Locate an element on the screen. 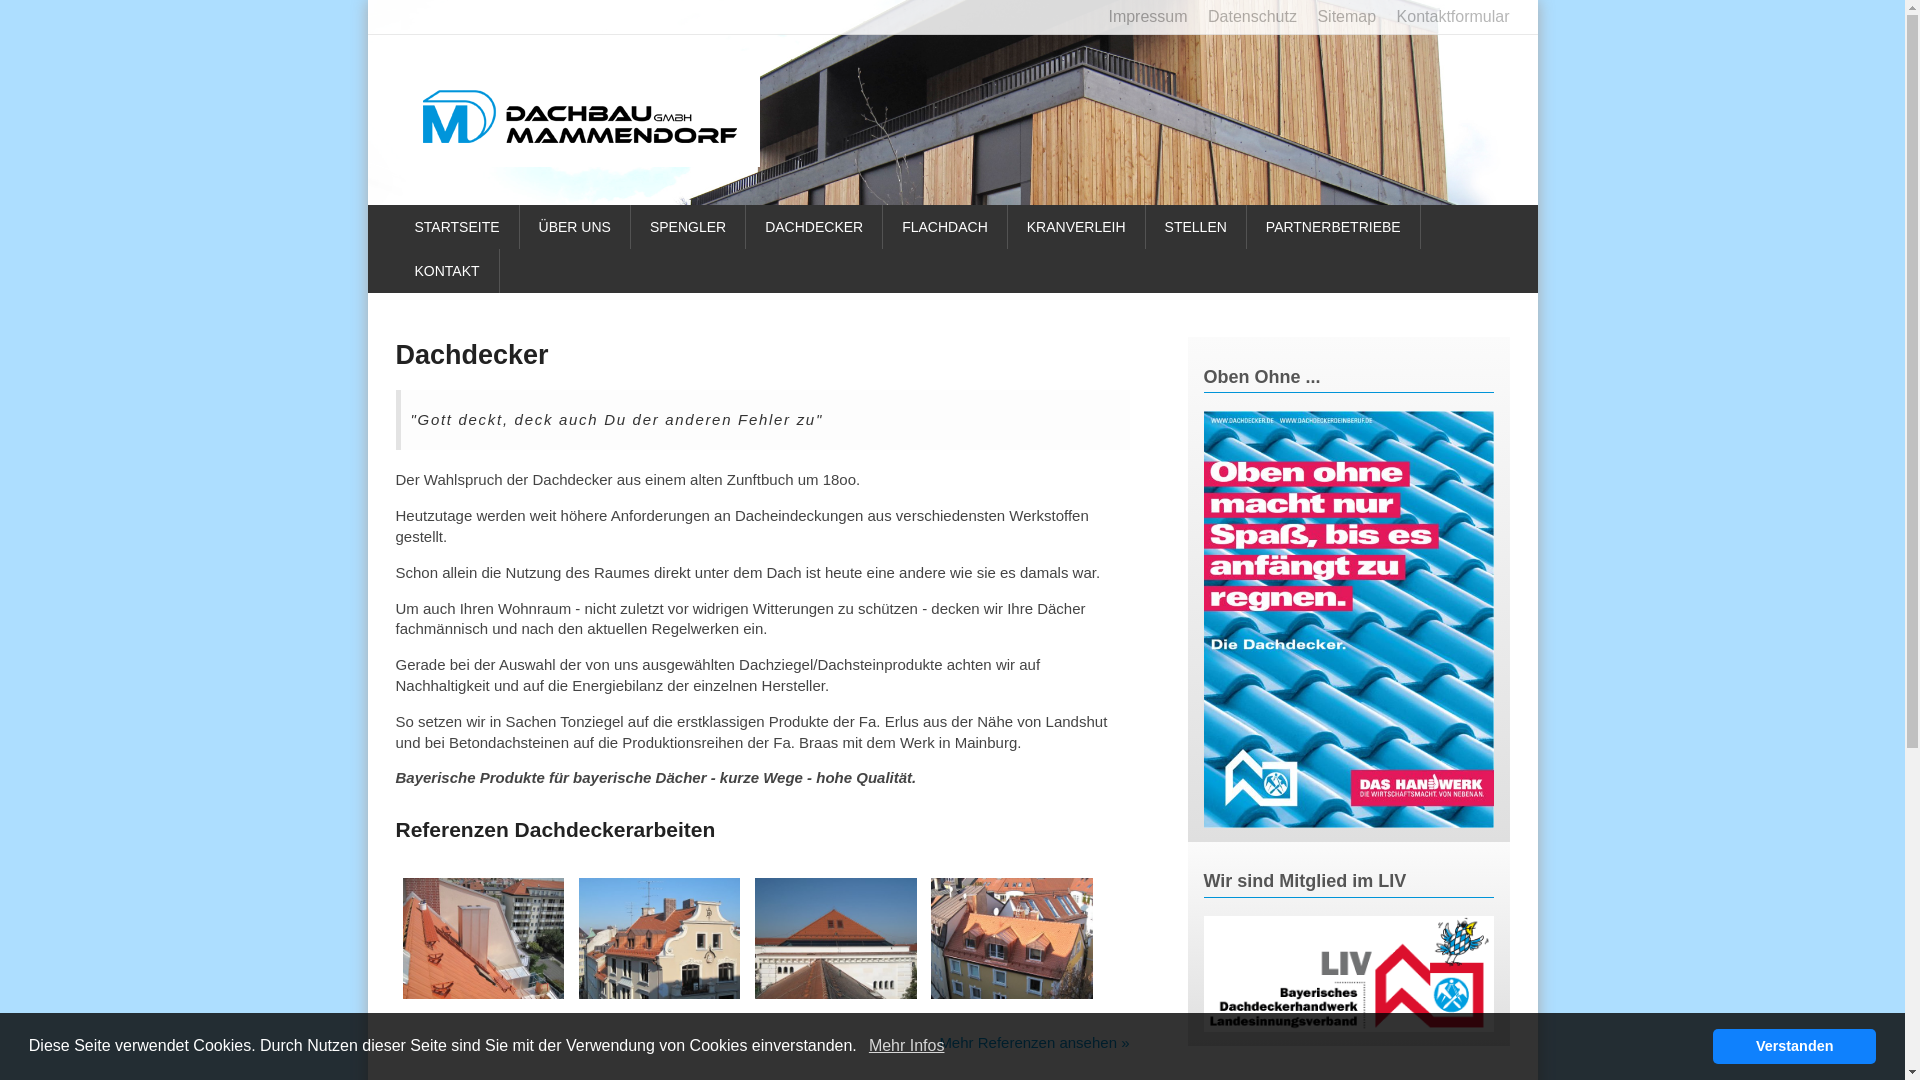 The image size is (1920, 1080). 'Impressum' is located at coordinates (1139, 16).